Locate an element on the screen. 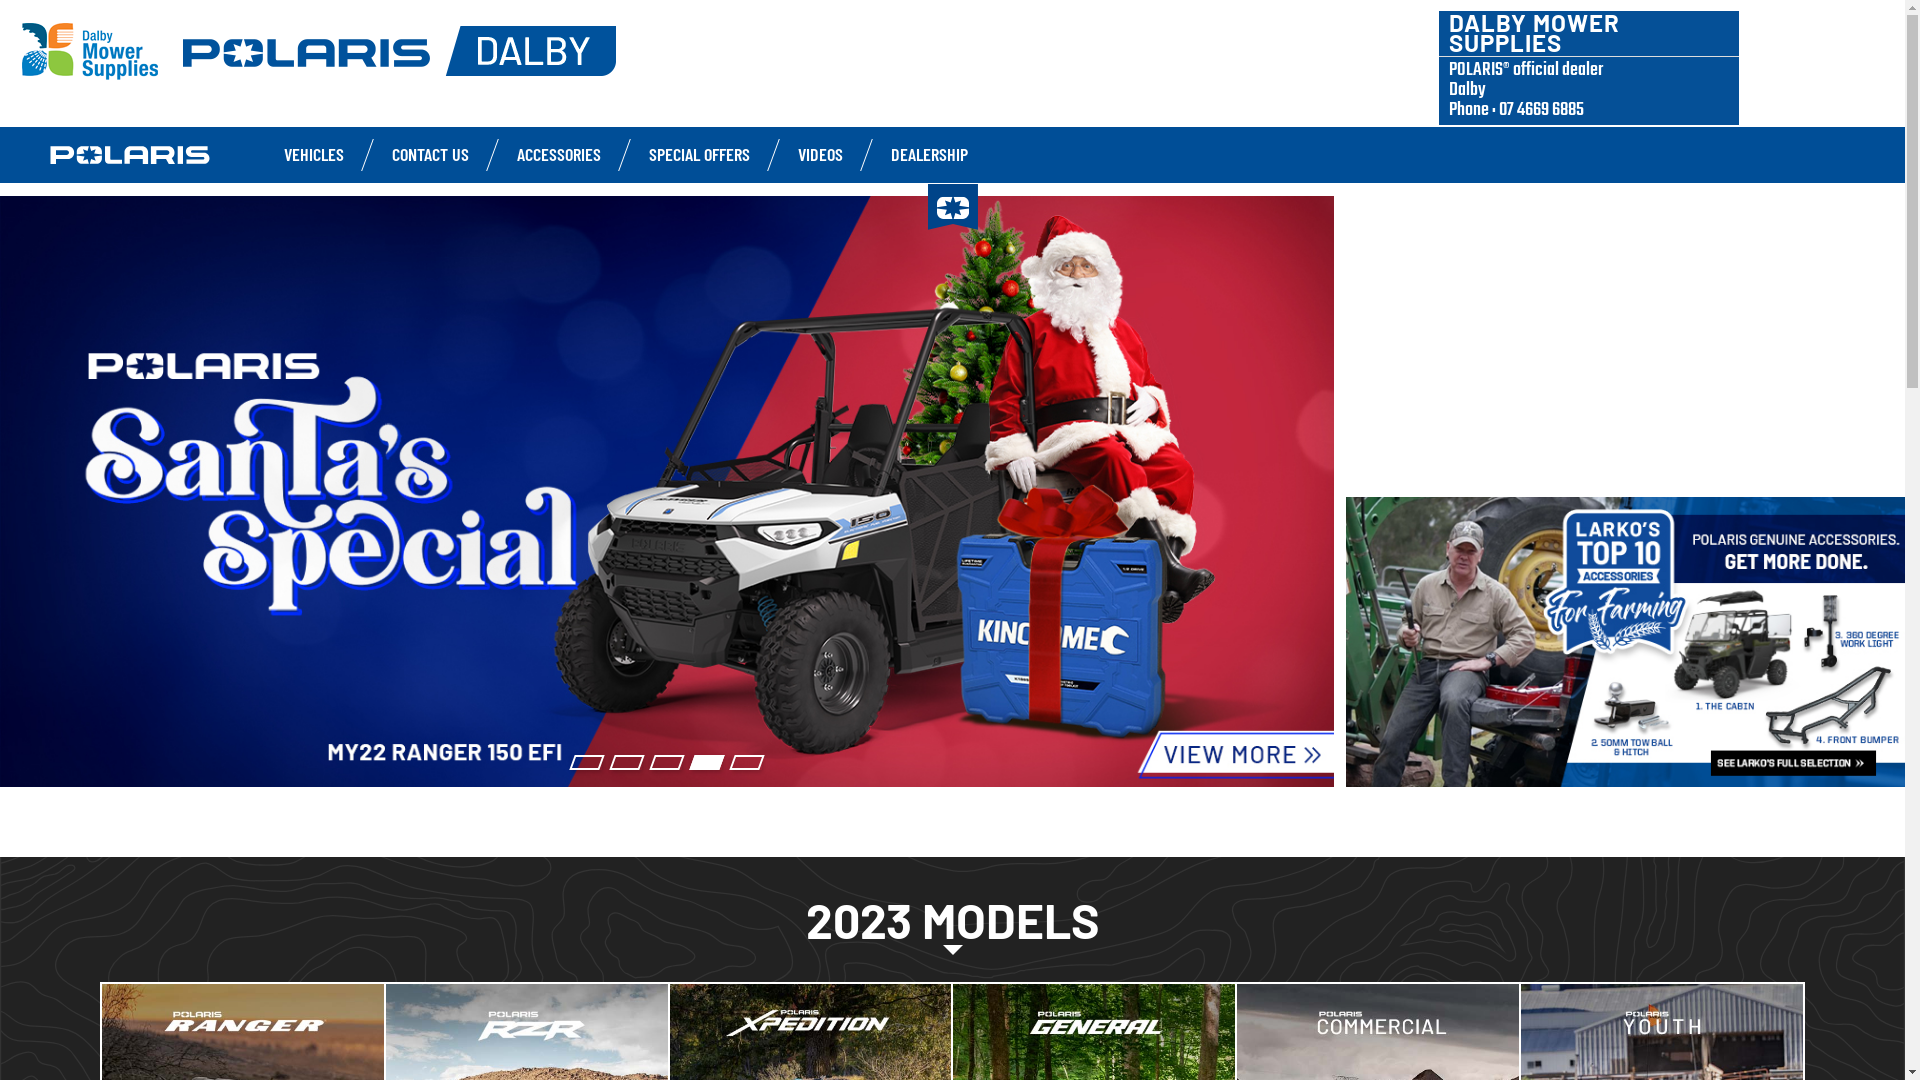 This screenshot has height=1080, width=1920. 'VEHICLES' is located at coordinates (282, 153).